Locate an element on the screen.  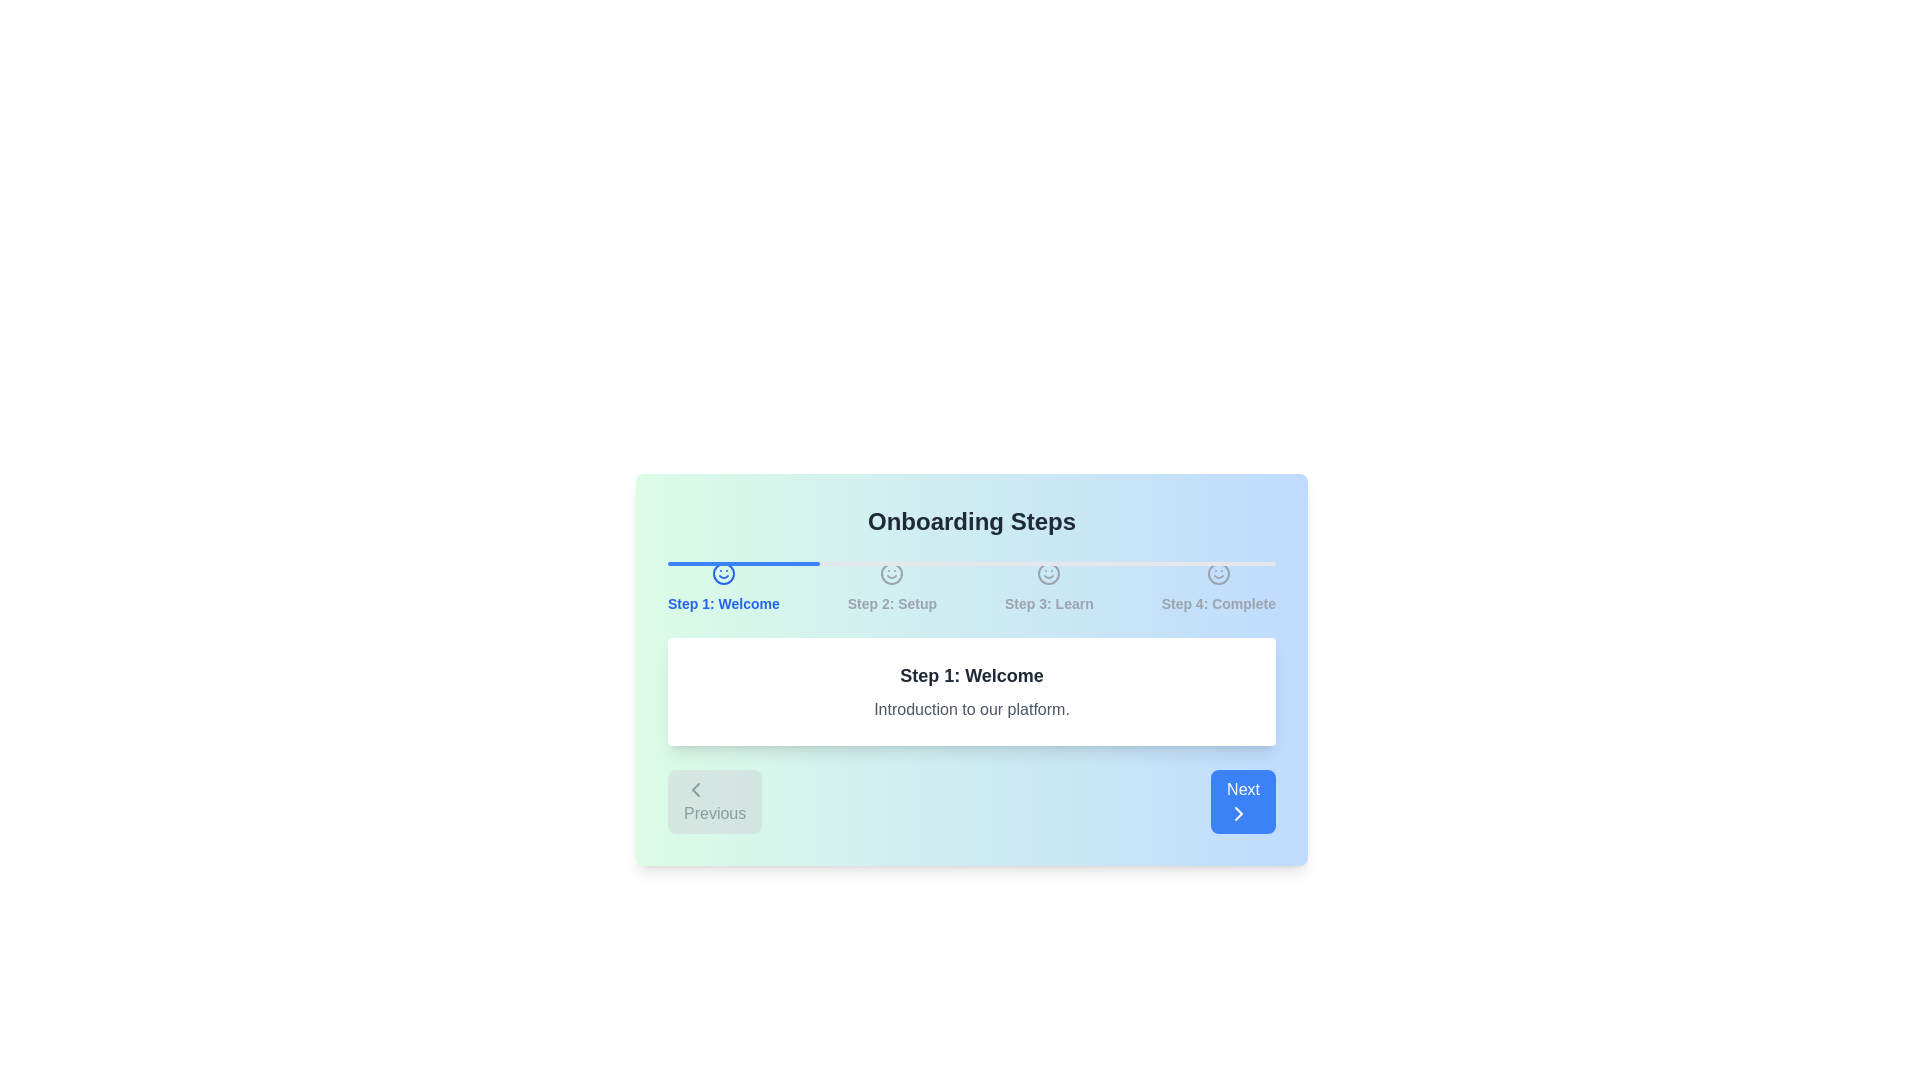
the third step indicator labeled 'Step 3: Learn', which features a gray smiley face icon is located at coordinates (1048, 586).